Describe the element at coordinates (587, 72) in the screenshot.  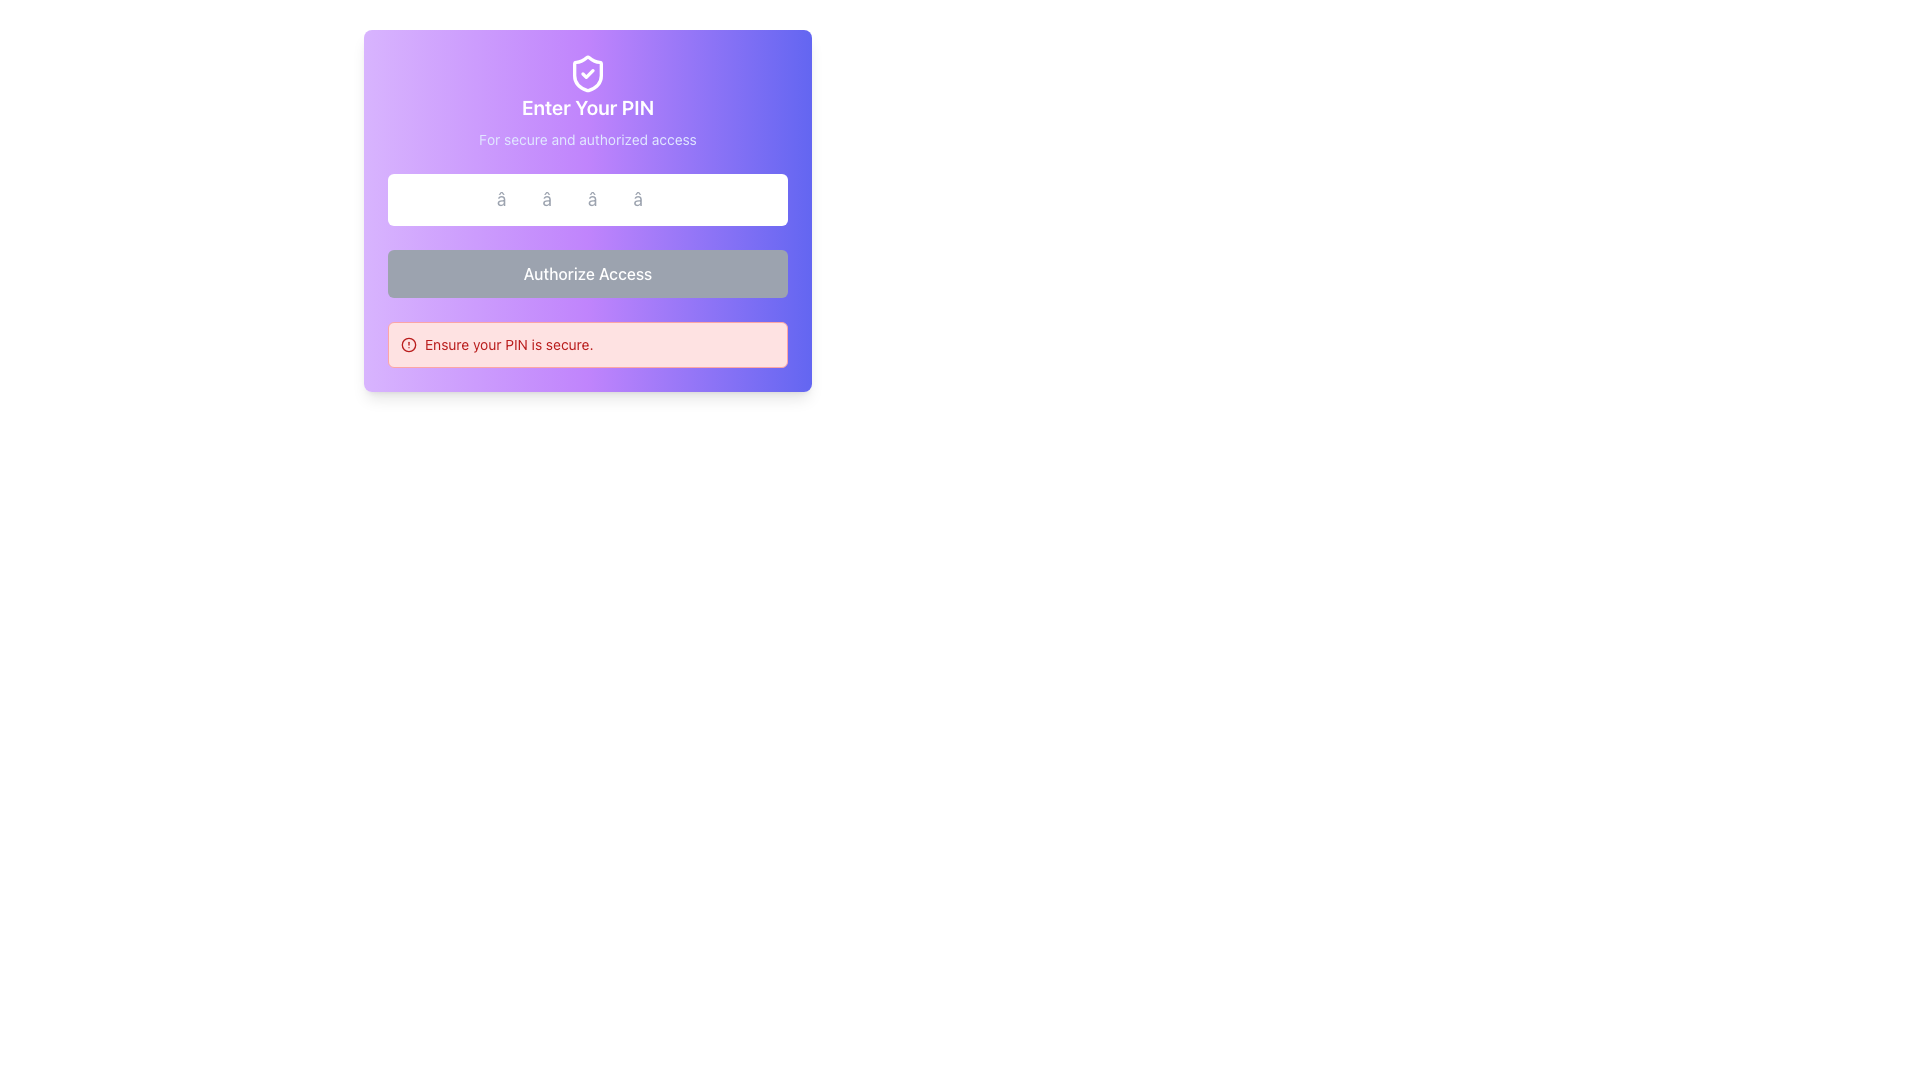
I see `the security confirmation icon located at the top-center of the form interface, directly above the 'Enter Your PIN' text` at that location.